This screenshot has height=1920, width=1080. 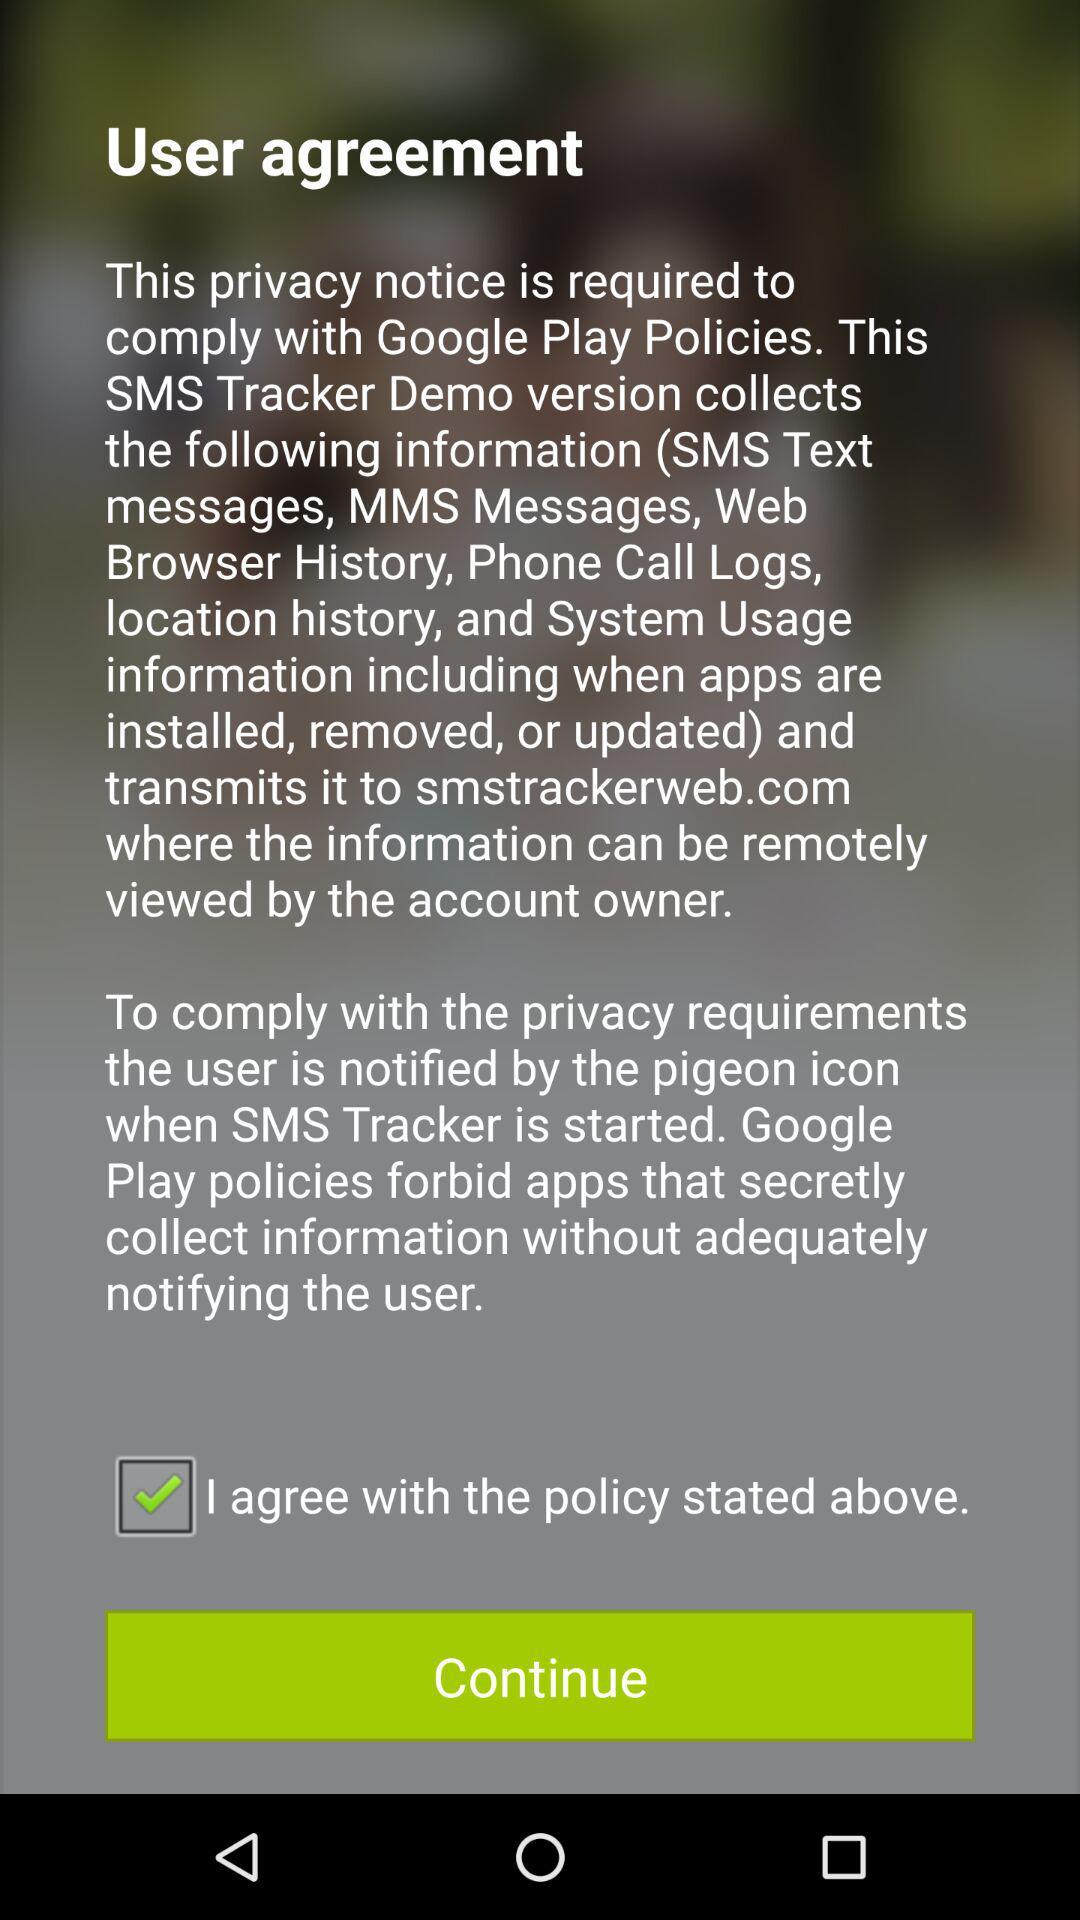 What do you see at coordinates (540, 812) in the screenshot?
I see `this privacy notice app` at bounding box center [540, 812].